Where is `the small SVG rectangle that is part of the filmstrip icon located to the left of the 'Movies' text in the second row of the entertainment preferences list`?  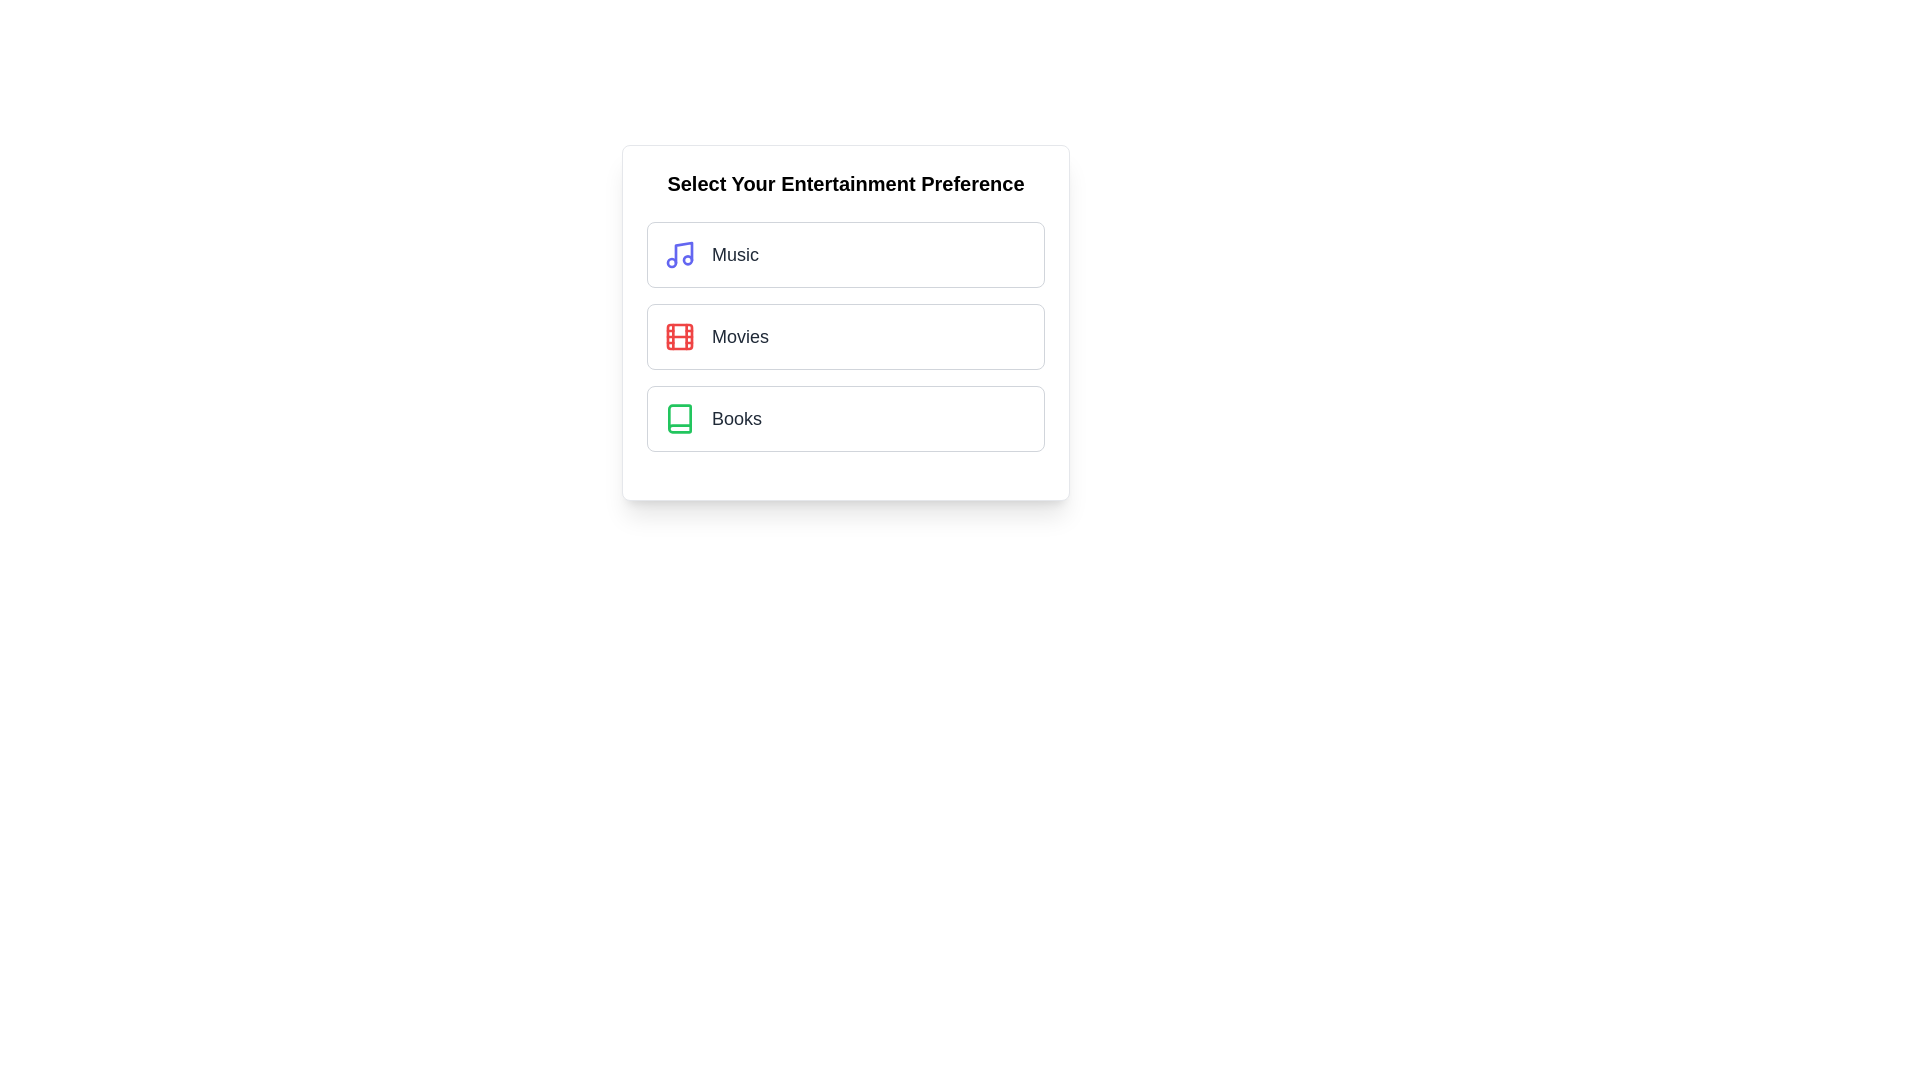 the small SVG rectangle that is part of the filmstrip icon located to the left of the 'Movies' text in the second row of the entertainment preferences list is located at coordinates (680, 335).